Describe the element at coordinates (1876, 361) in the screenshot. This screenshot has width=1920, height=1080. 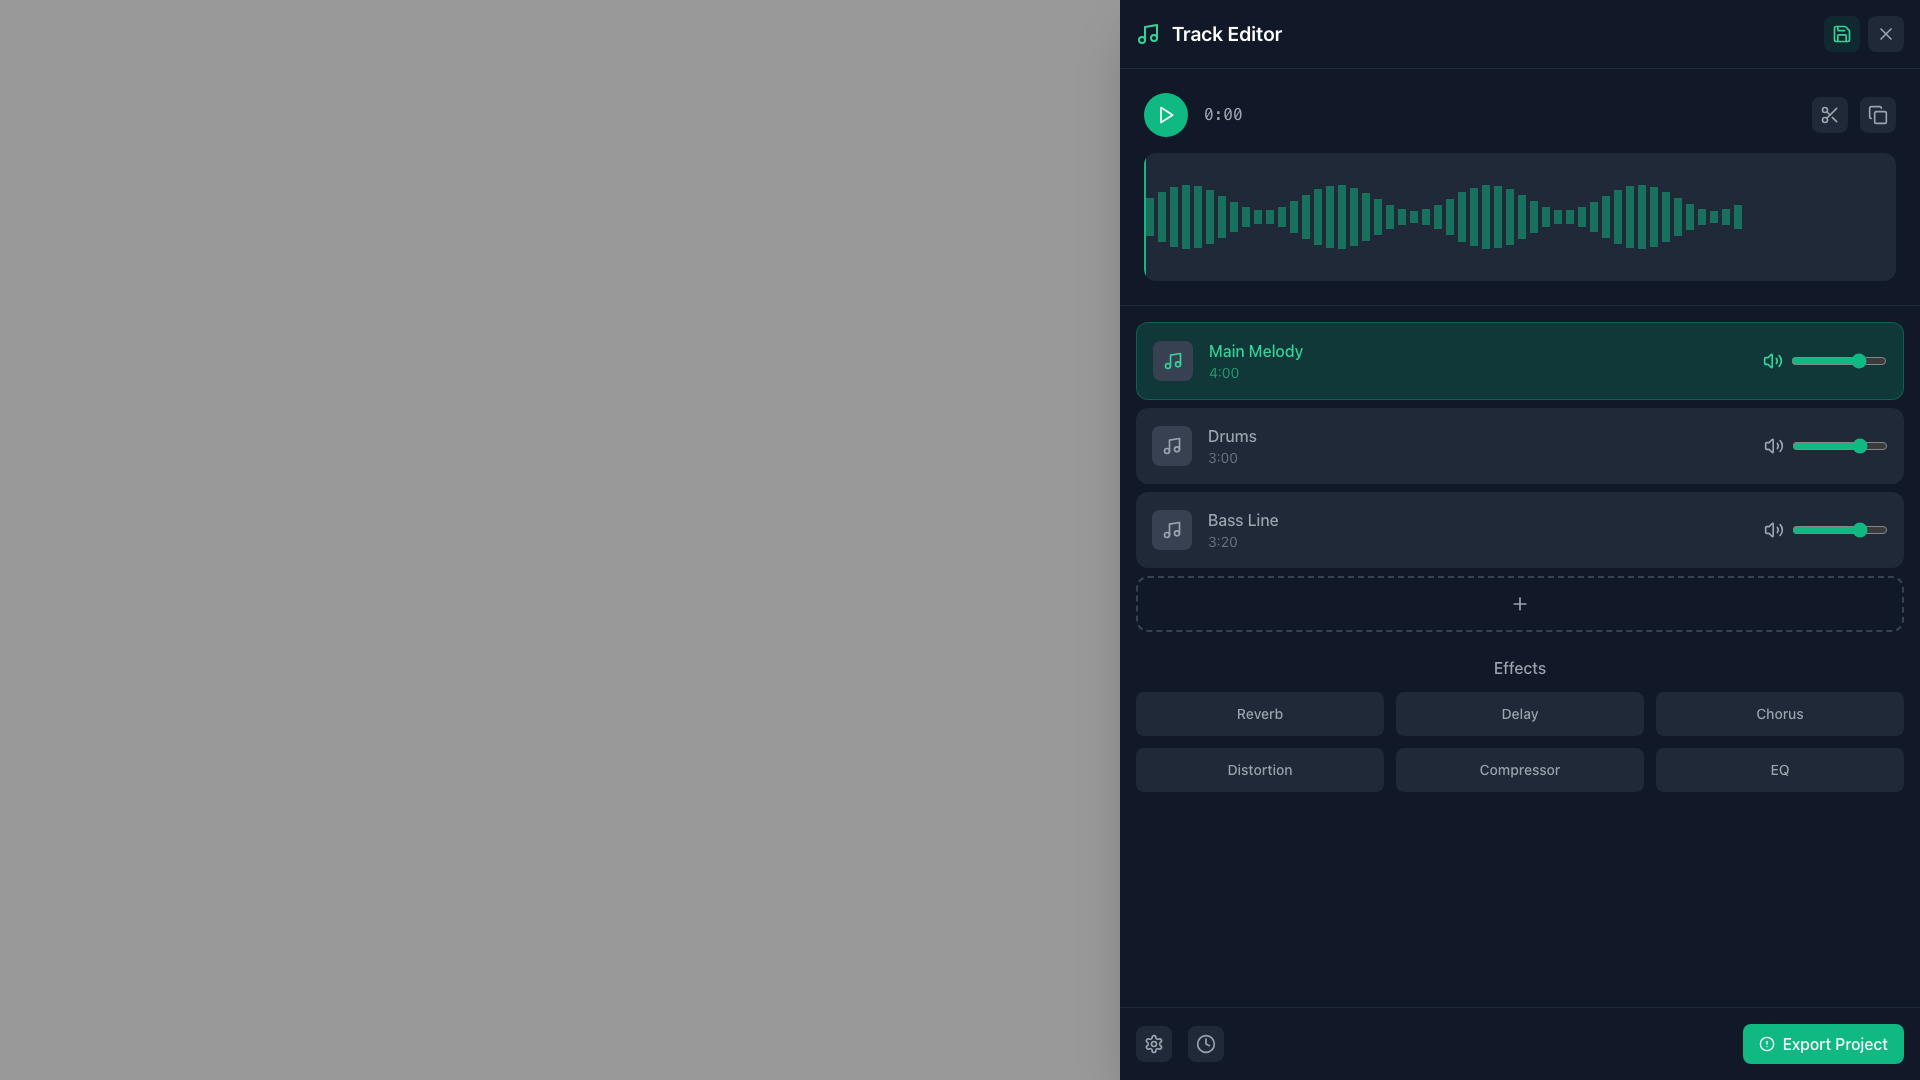
I see `the volume slider` at that location.